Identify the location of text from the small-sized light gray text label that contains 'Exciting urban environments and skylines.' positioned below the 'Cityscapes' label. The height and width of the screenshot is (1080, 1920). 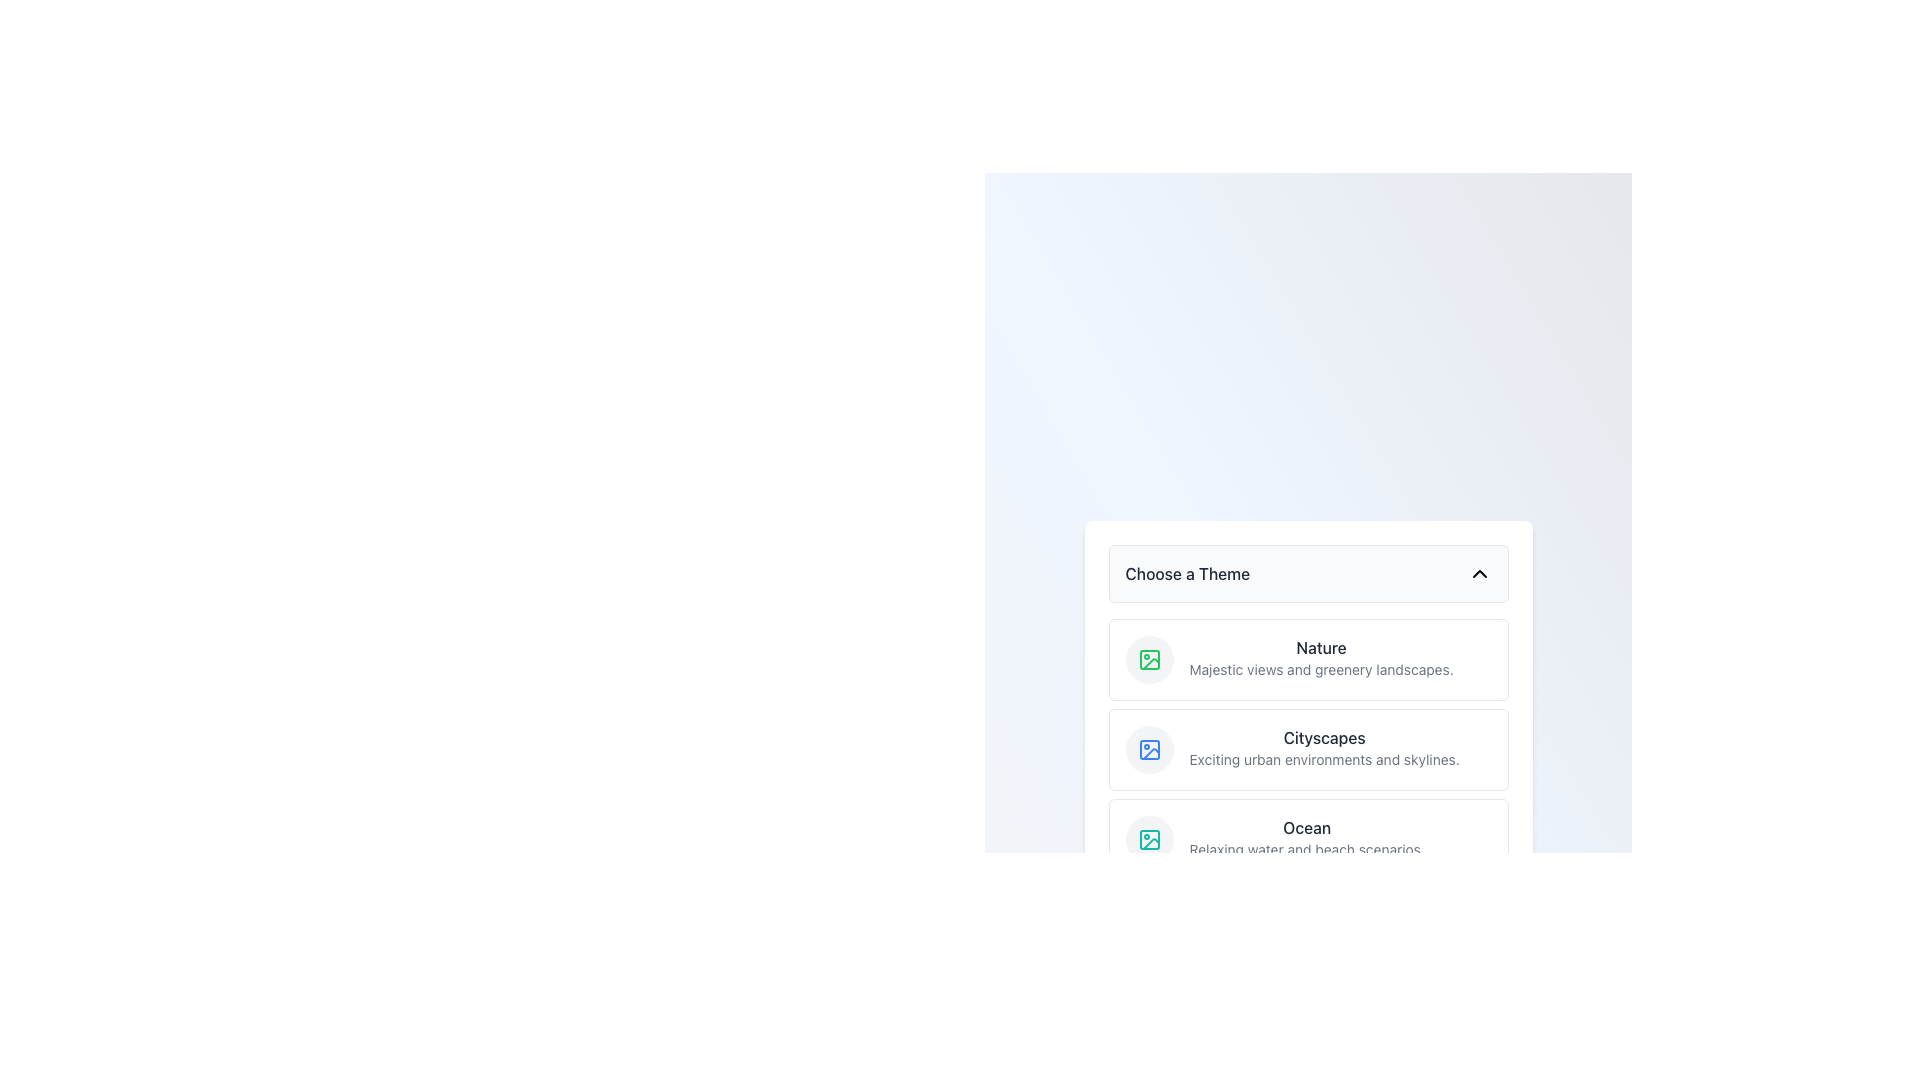
(1324, 759).